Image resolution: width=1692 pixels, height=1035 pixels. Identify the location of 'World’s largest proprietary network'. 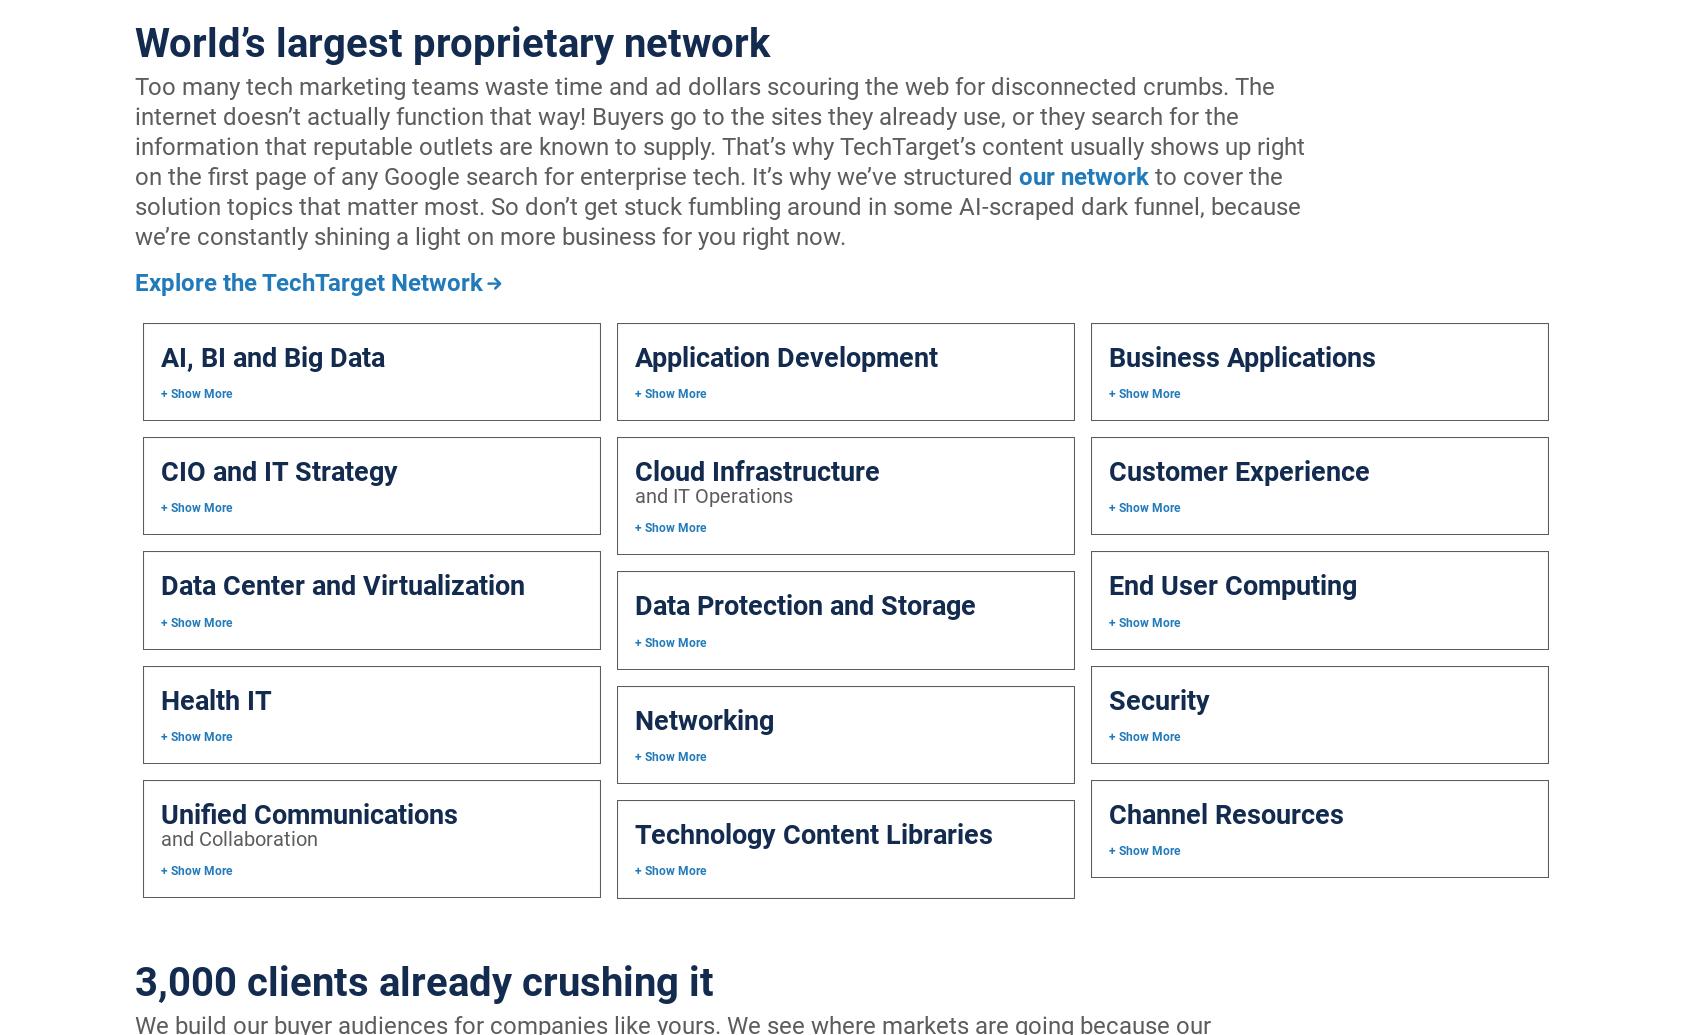
(451, 43).